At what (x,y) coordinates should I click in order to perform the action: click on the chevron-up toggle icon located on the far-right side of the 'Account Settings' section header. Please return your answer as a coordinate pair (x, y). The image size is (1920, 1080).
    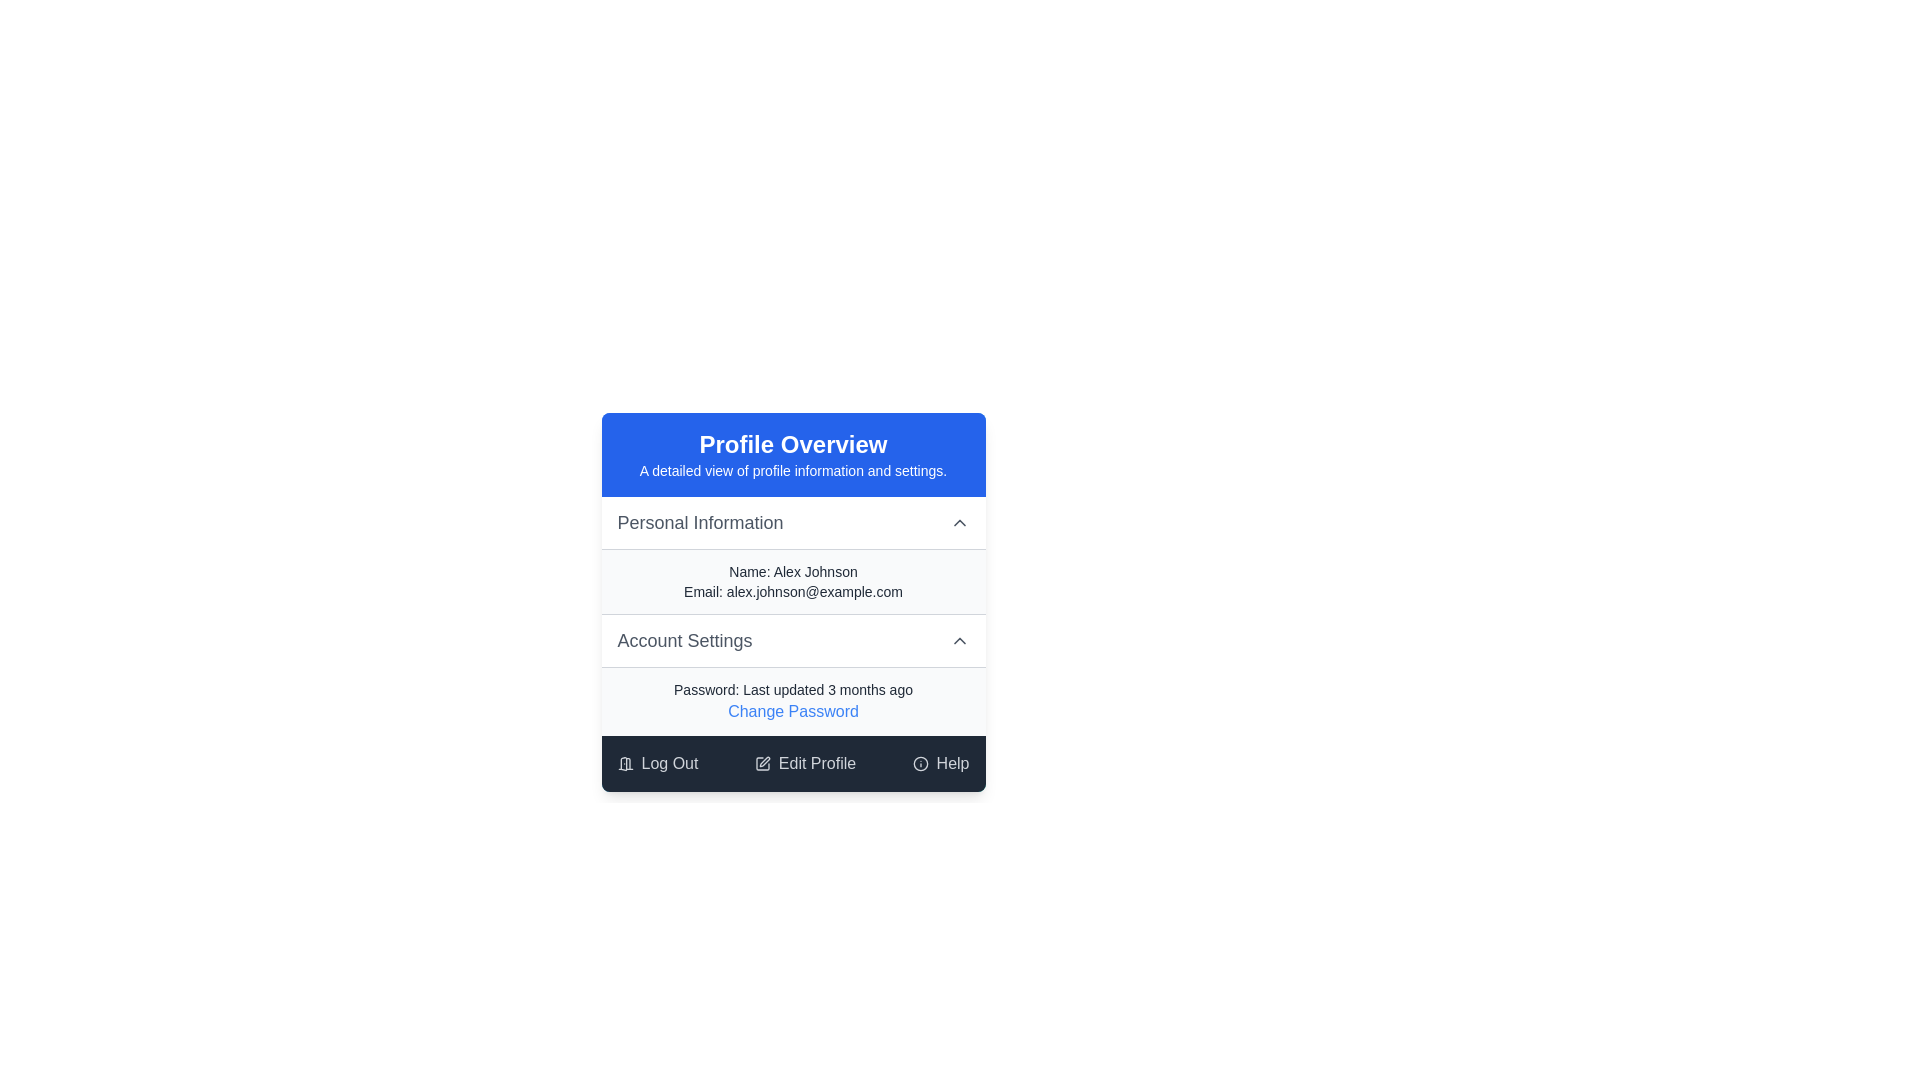
    Looking at the image, I should click on (958, 640).